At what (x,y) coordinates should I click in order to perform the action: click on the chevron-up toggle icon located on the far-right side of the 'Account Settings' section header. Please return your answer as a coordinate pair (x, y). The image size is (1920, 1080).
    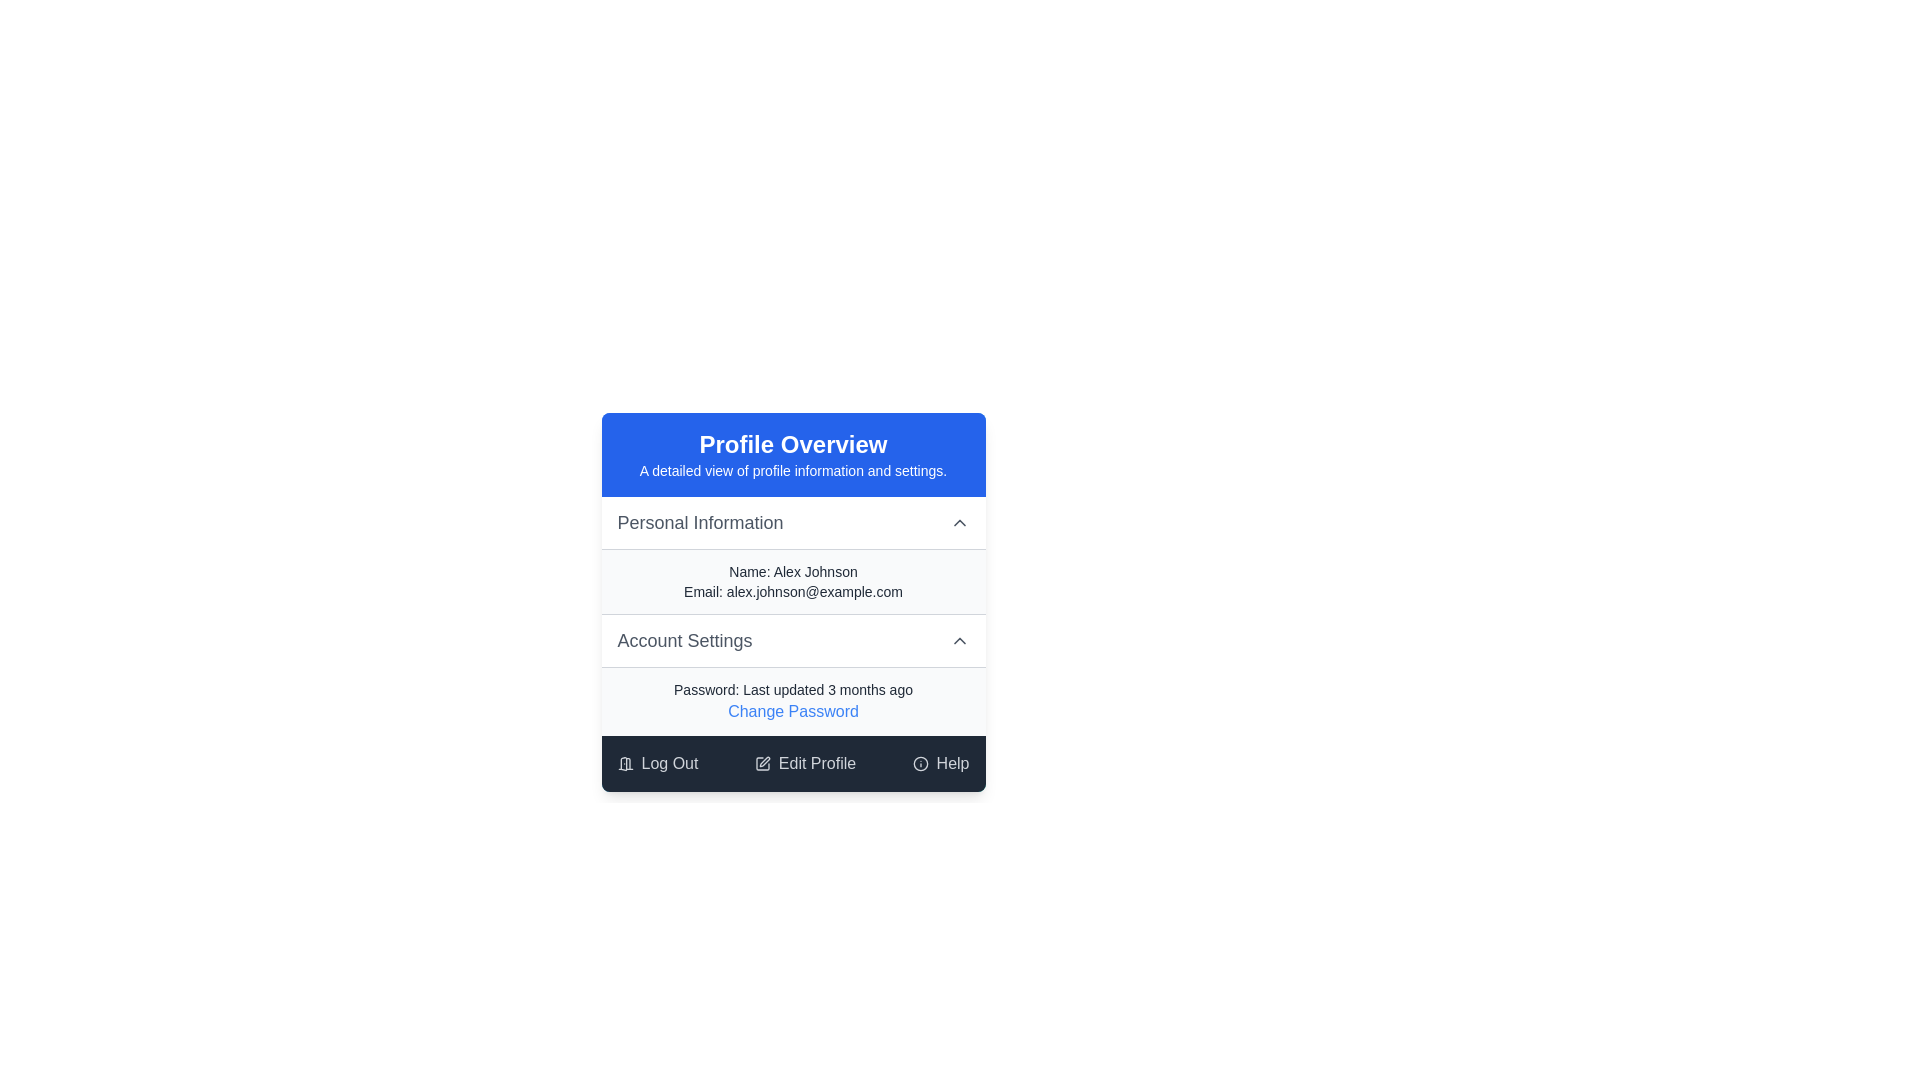
    Looking at the image, I should click on (958, 640).